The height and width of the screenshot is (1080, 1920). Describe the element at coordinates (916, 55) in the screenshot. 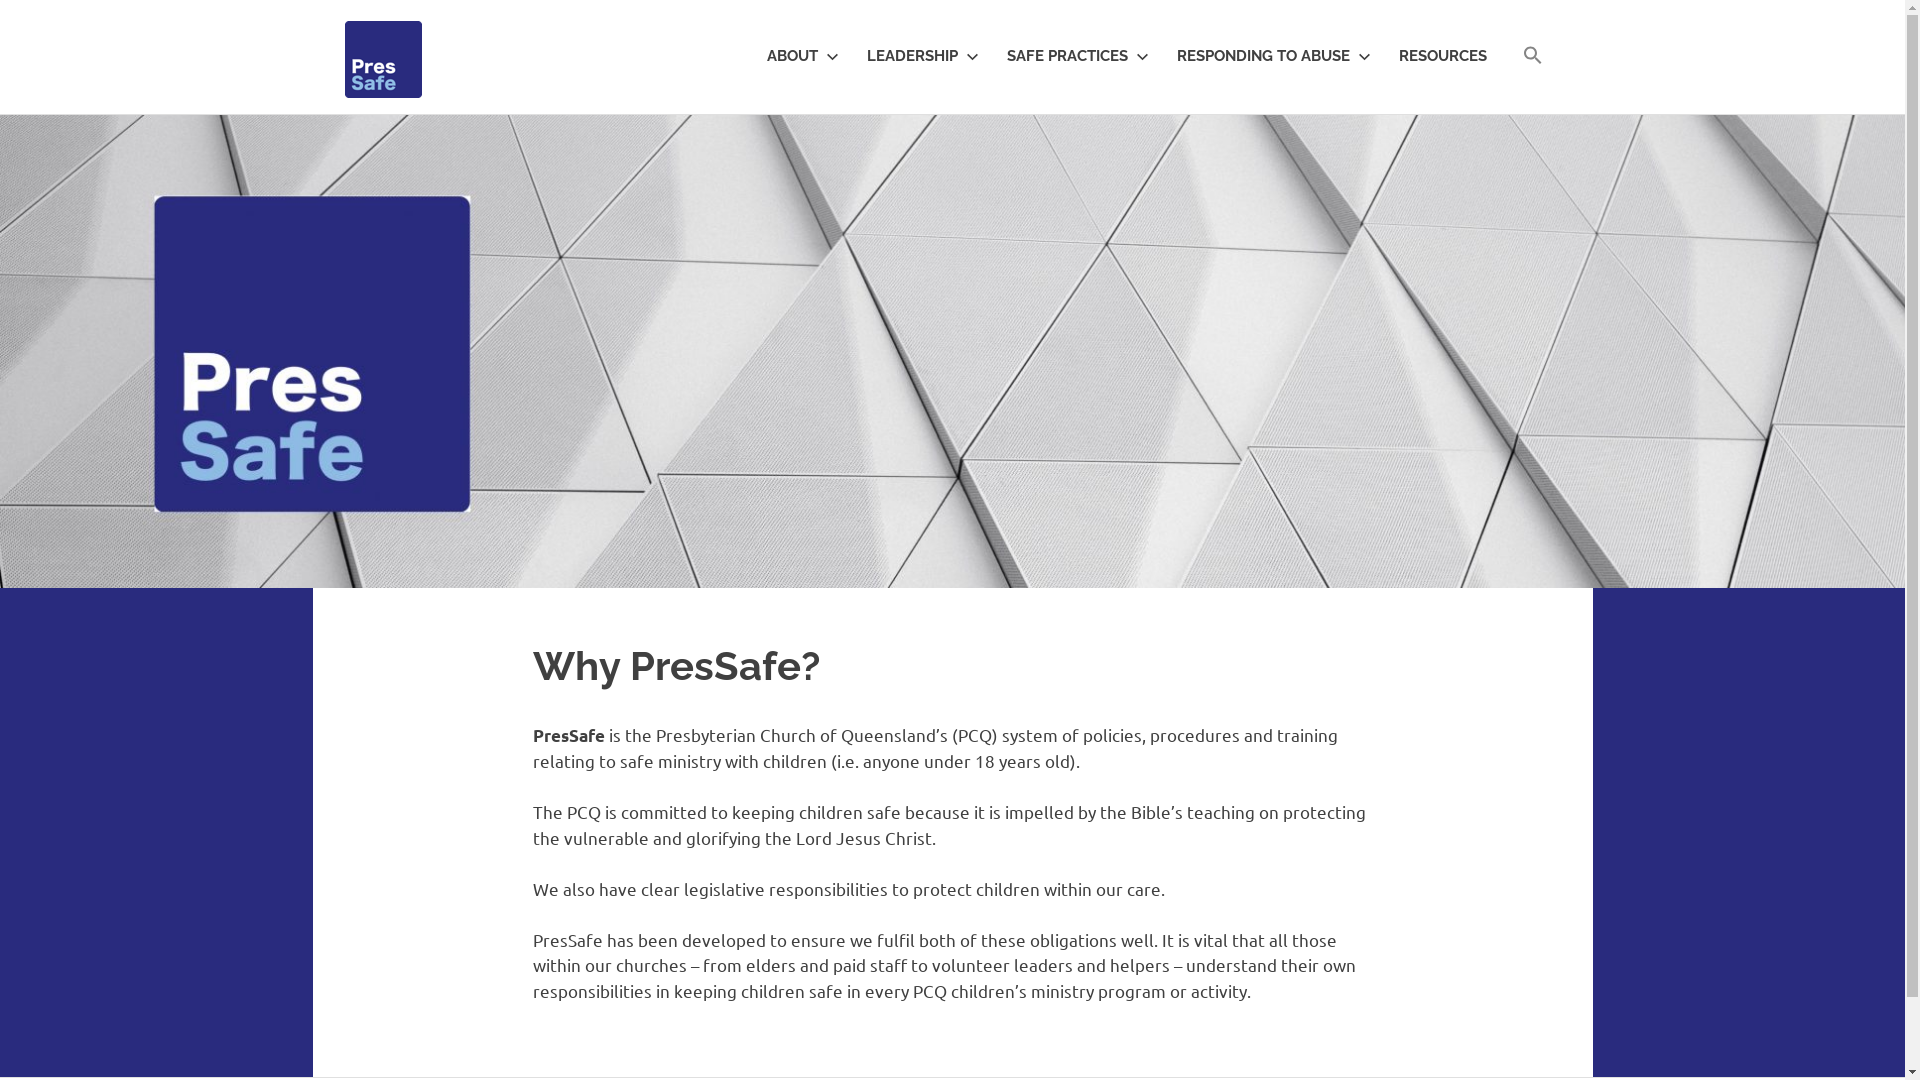

I see `'LEADERSHIP'` at that location.